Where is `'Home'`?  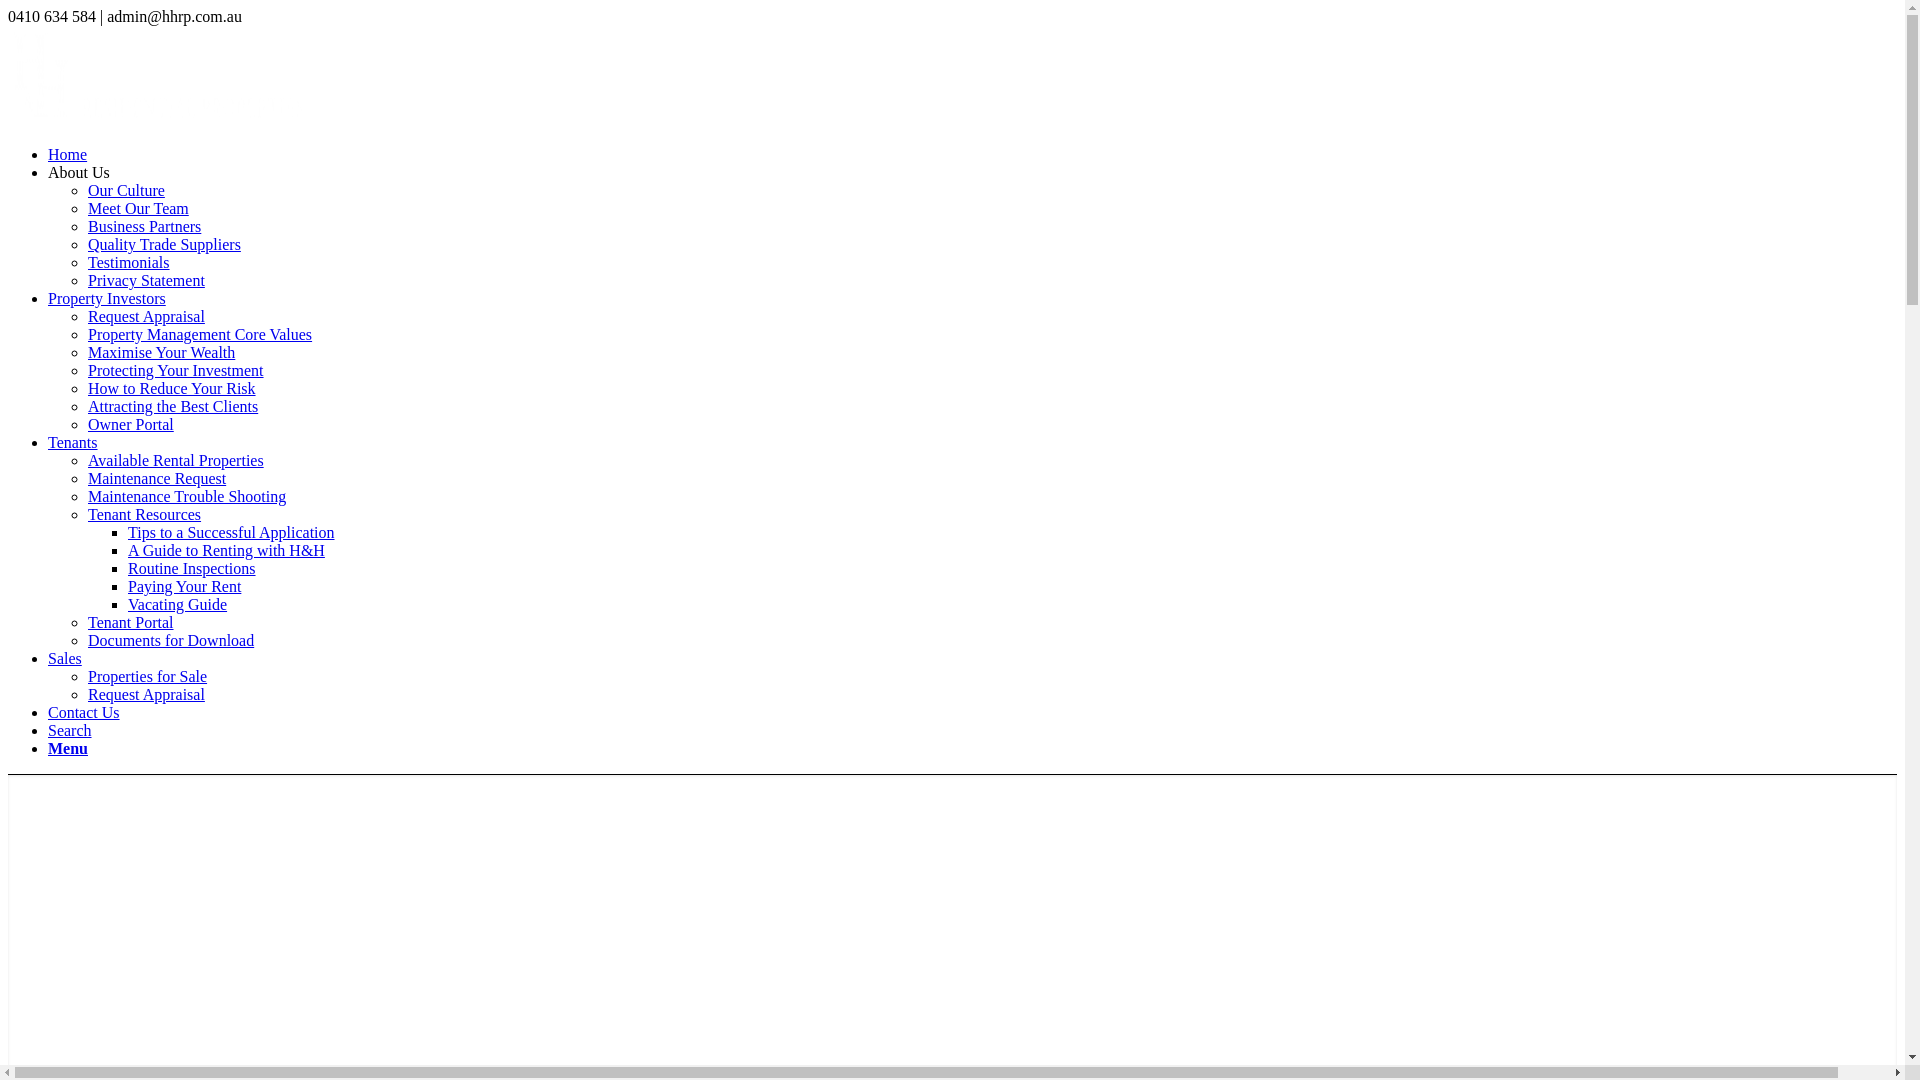
'Home' is located at coordinates (67, 153).